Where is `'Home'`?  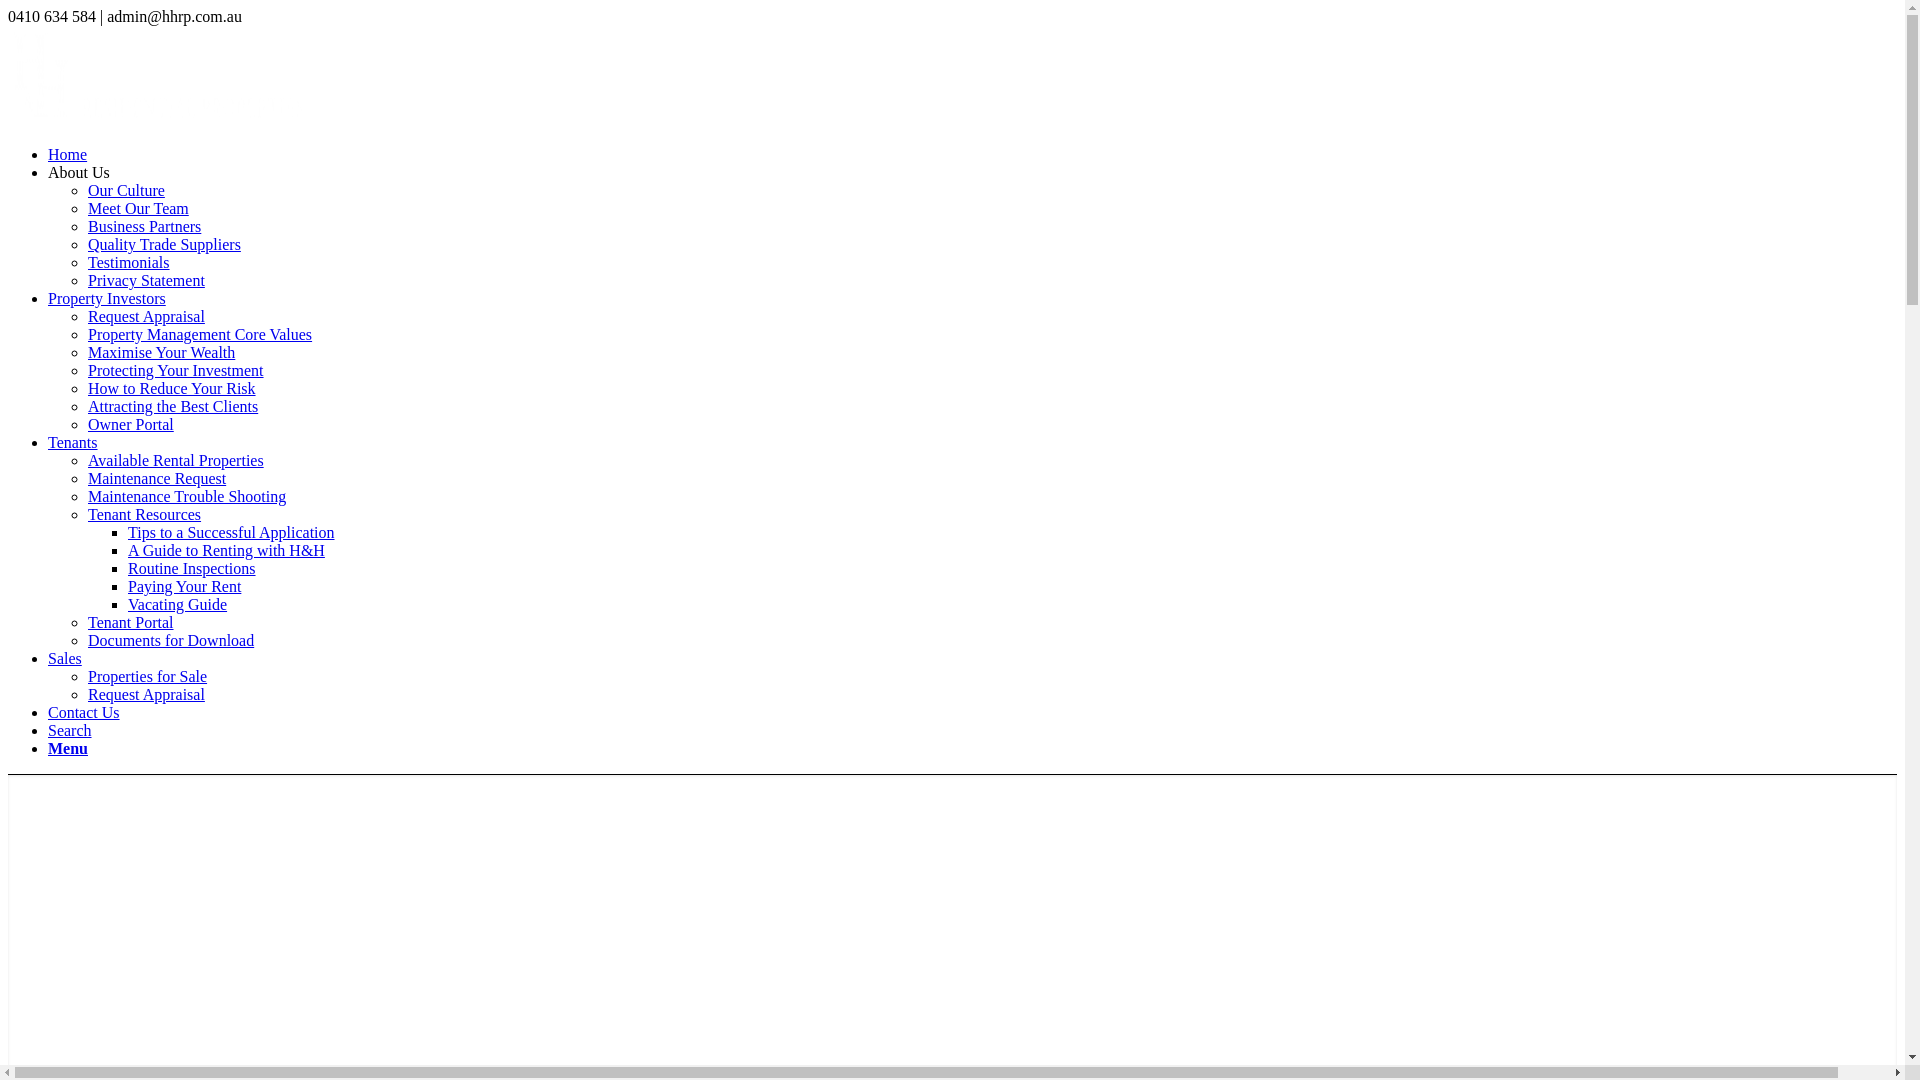
'Home' is located at coordinates (67, 153).